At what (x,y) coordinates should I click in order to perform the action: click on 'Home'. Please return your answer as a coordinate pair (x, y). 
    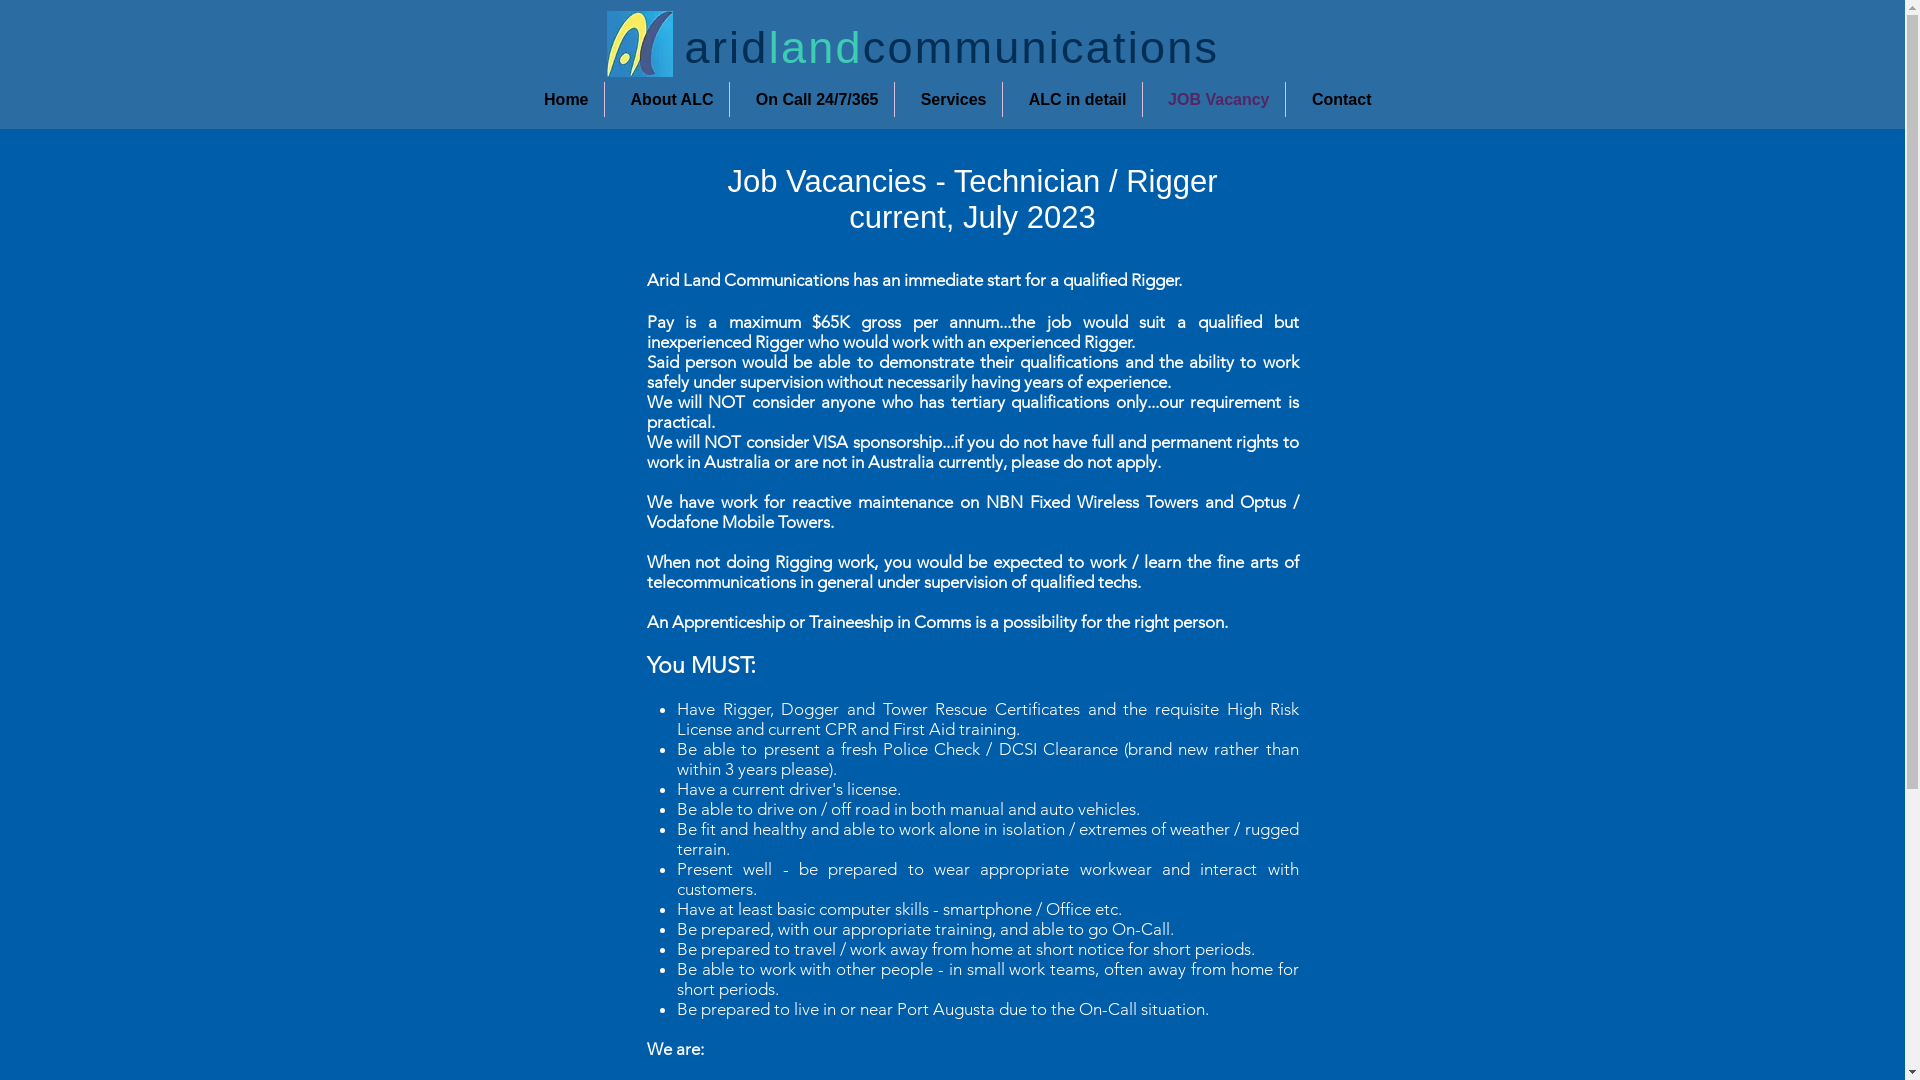
    Looking at the image, I should click on (560, 99).